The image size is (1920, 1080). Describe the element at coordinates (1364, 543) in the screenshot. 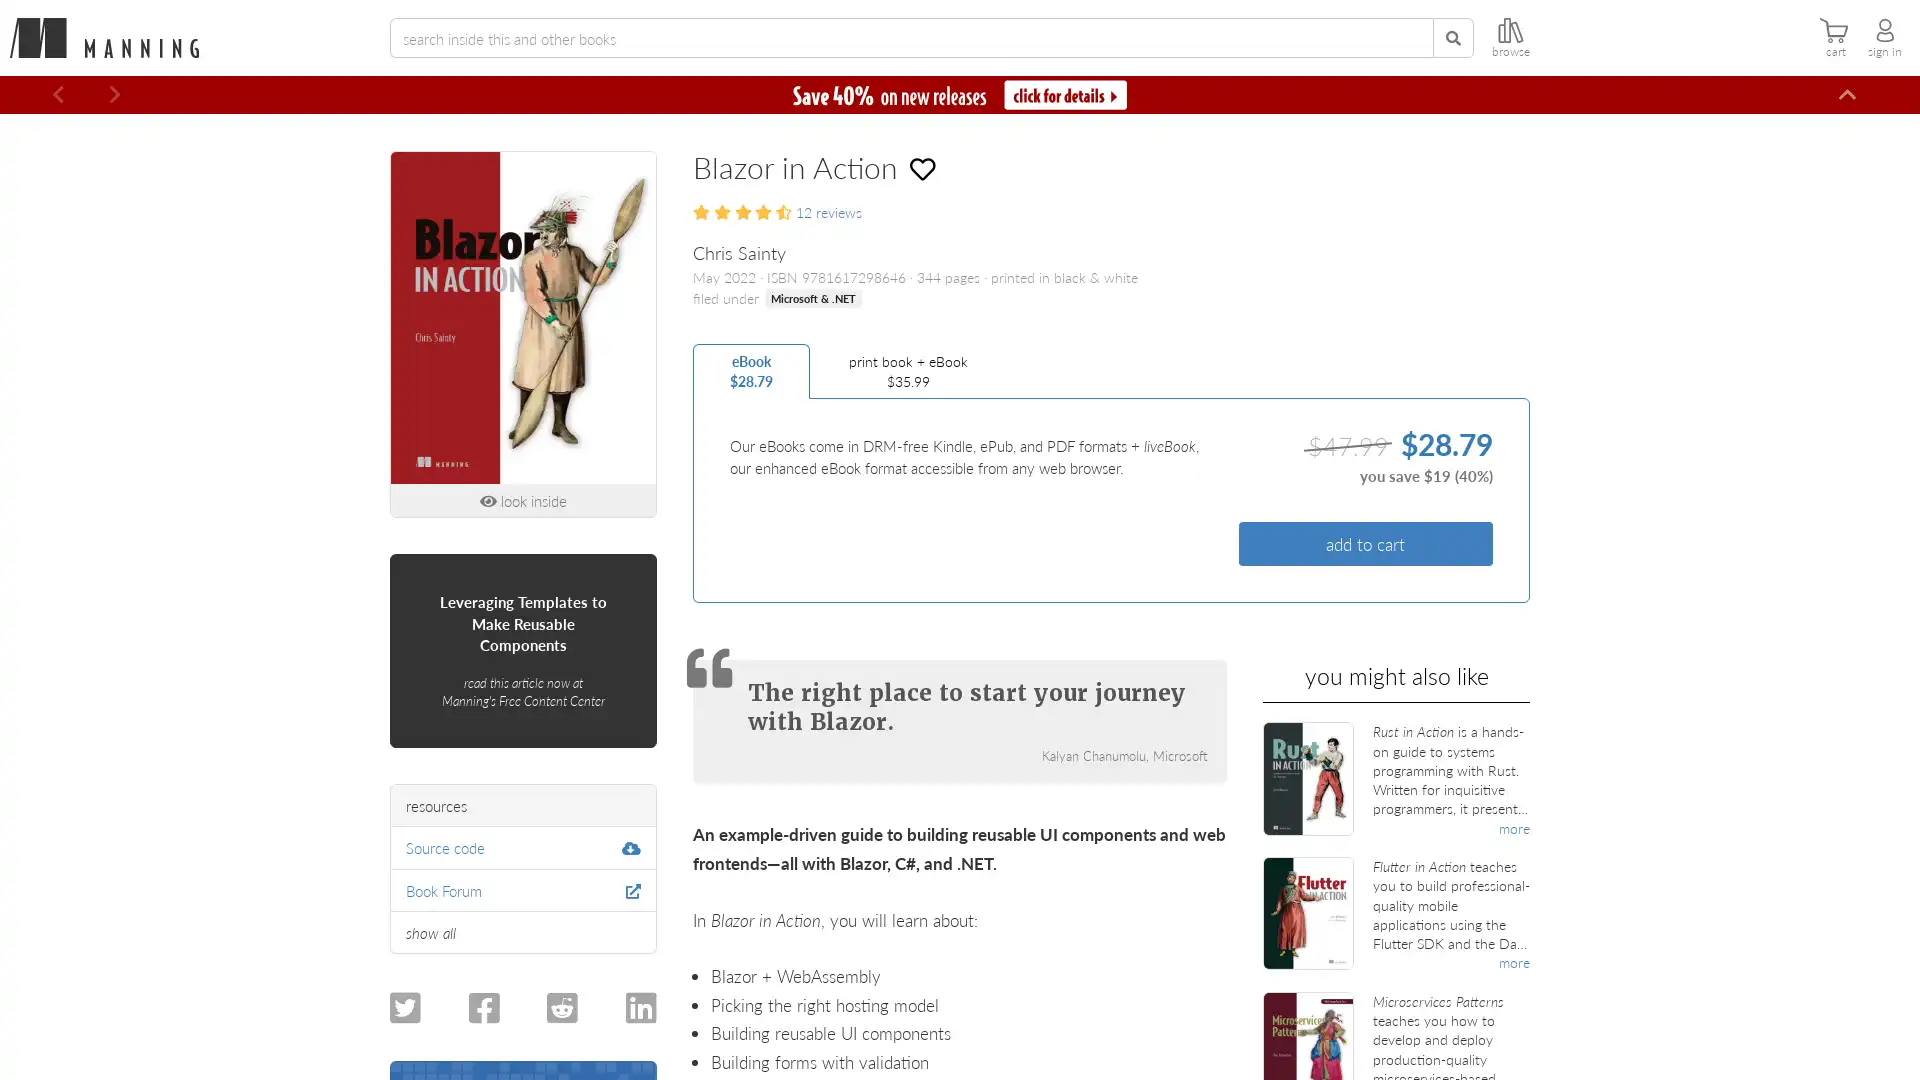

I see `add to cart` at that location.